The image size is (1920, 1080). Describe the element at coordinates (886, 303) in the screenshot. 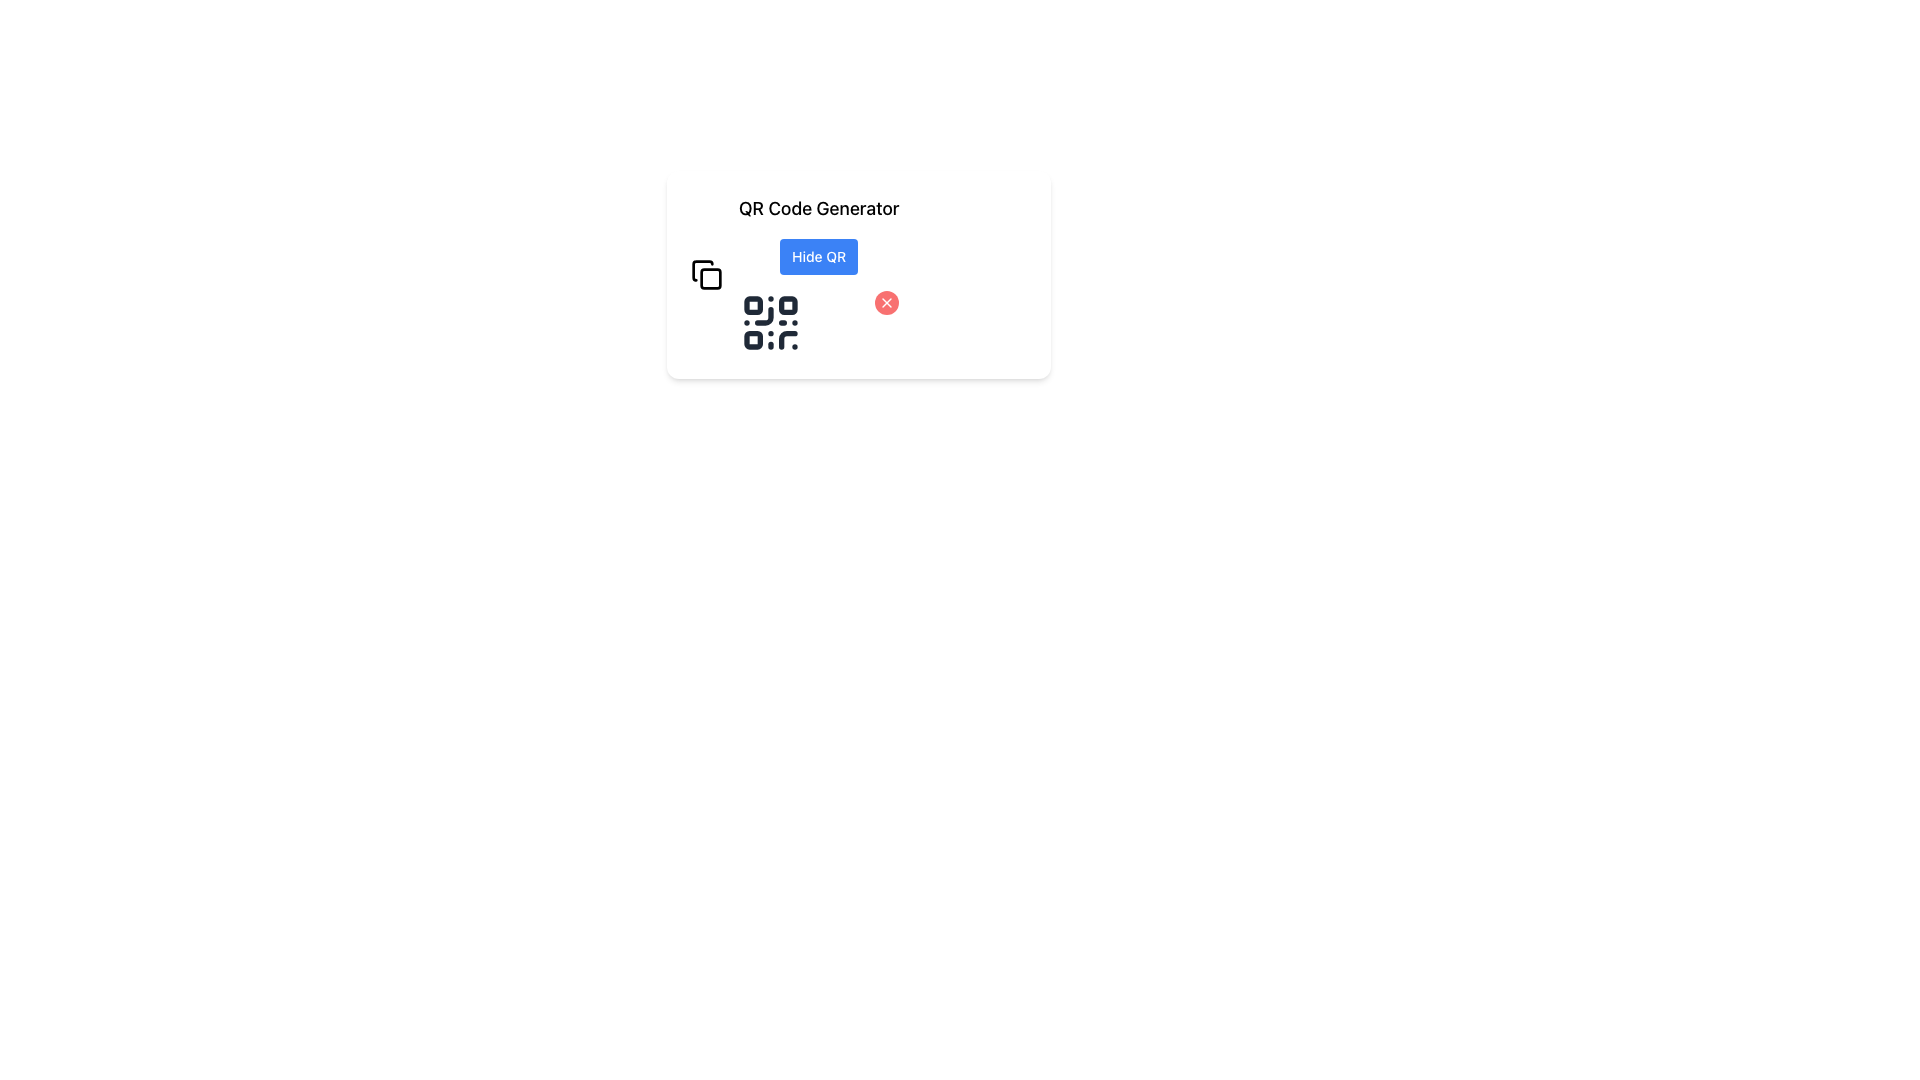

I see `the close button located in the top-right corner of the QR code section` at that location.